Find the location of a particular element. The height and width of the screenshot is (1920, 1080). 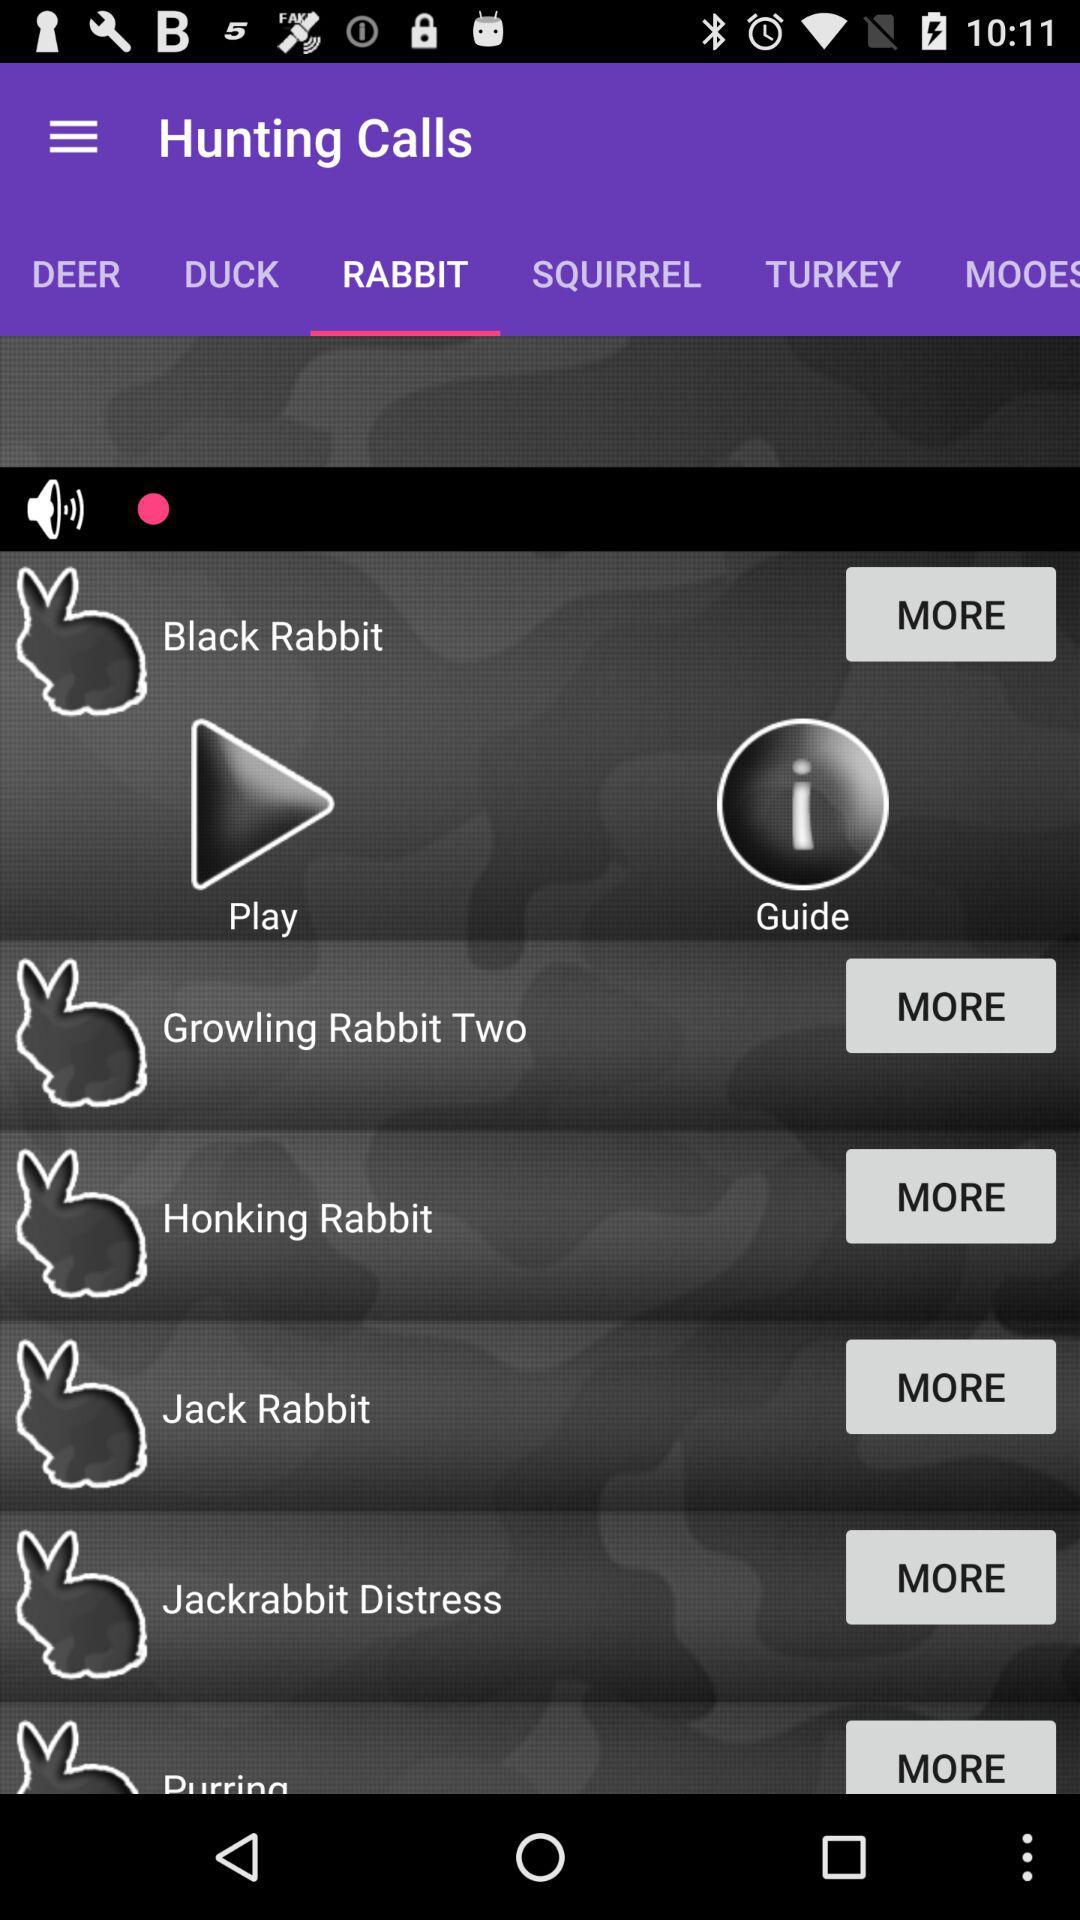

play is located at coordinates (261, 804).